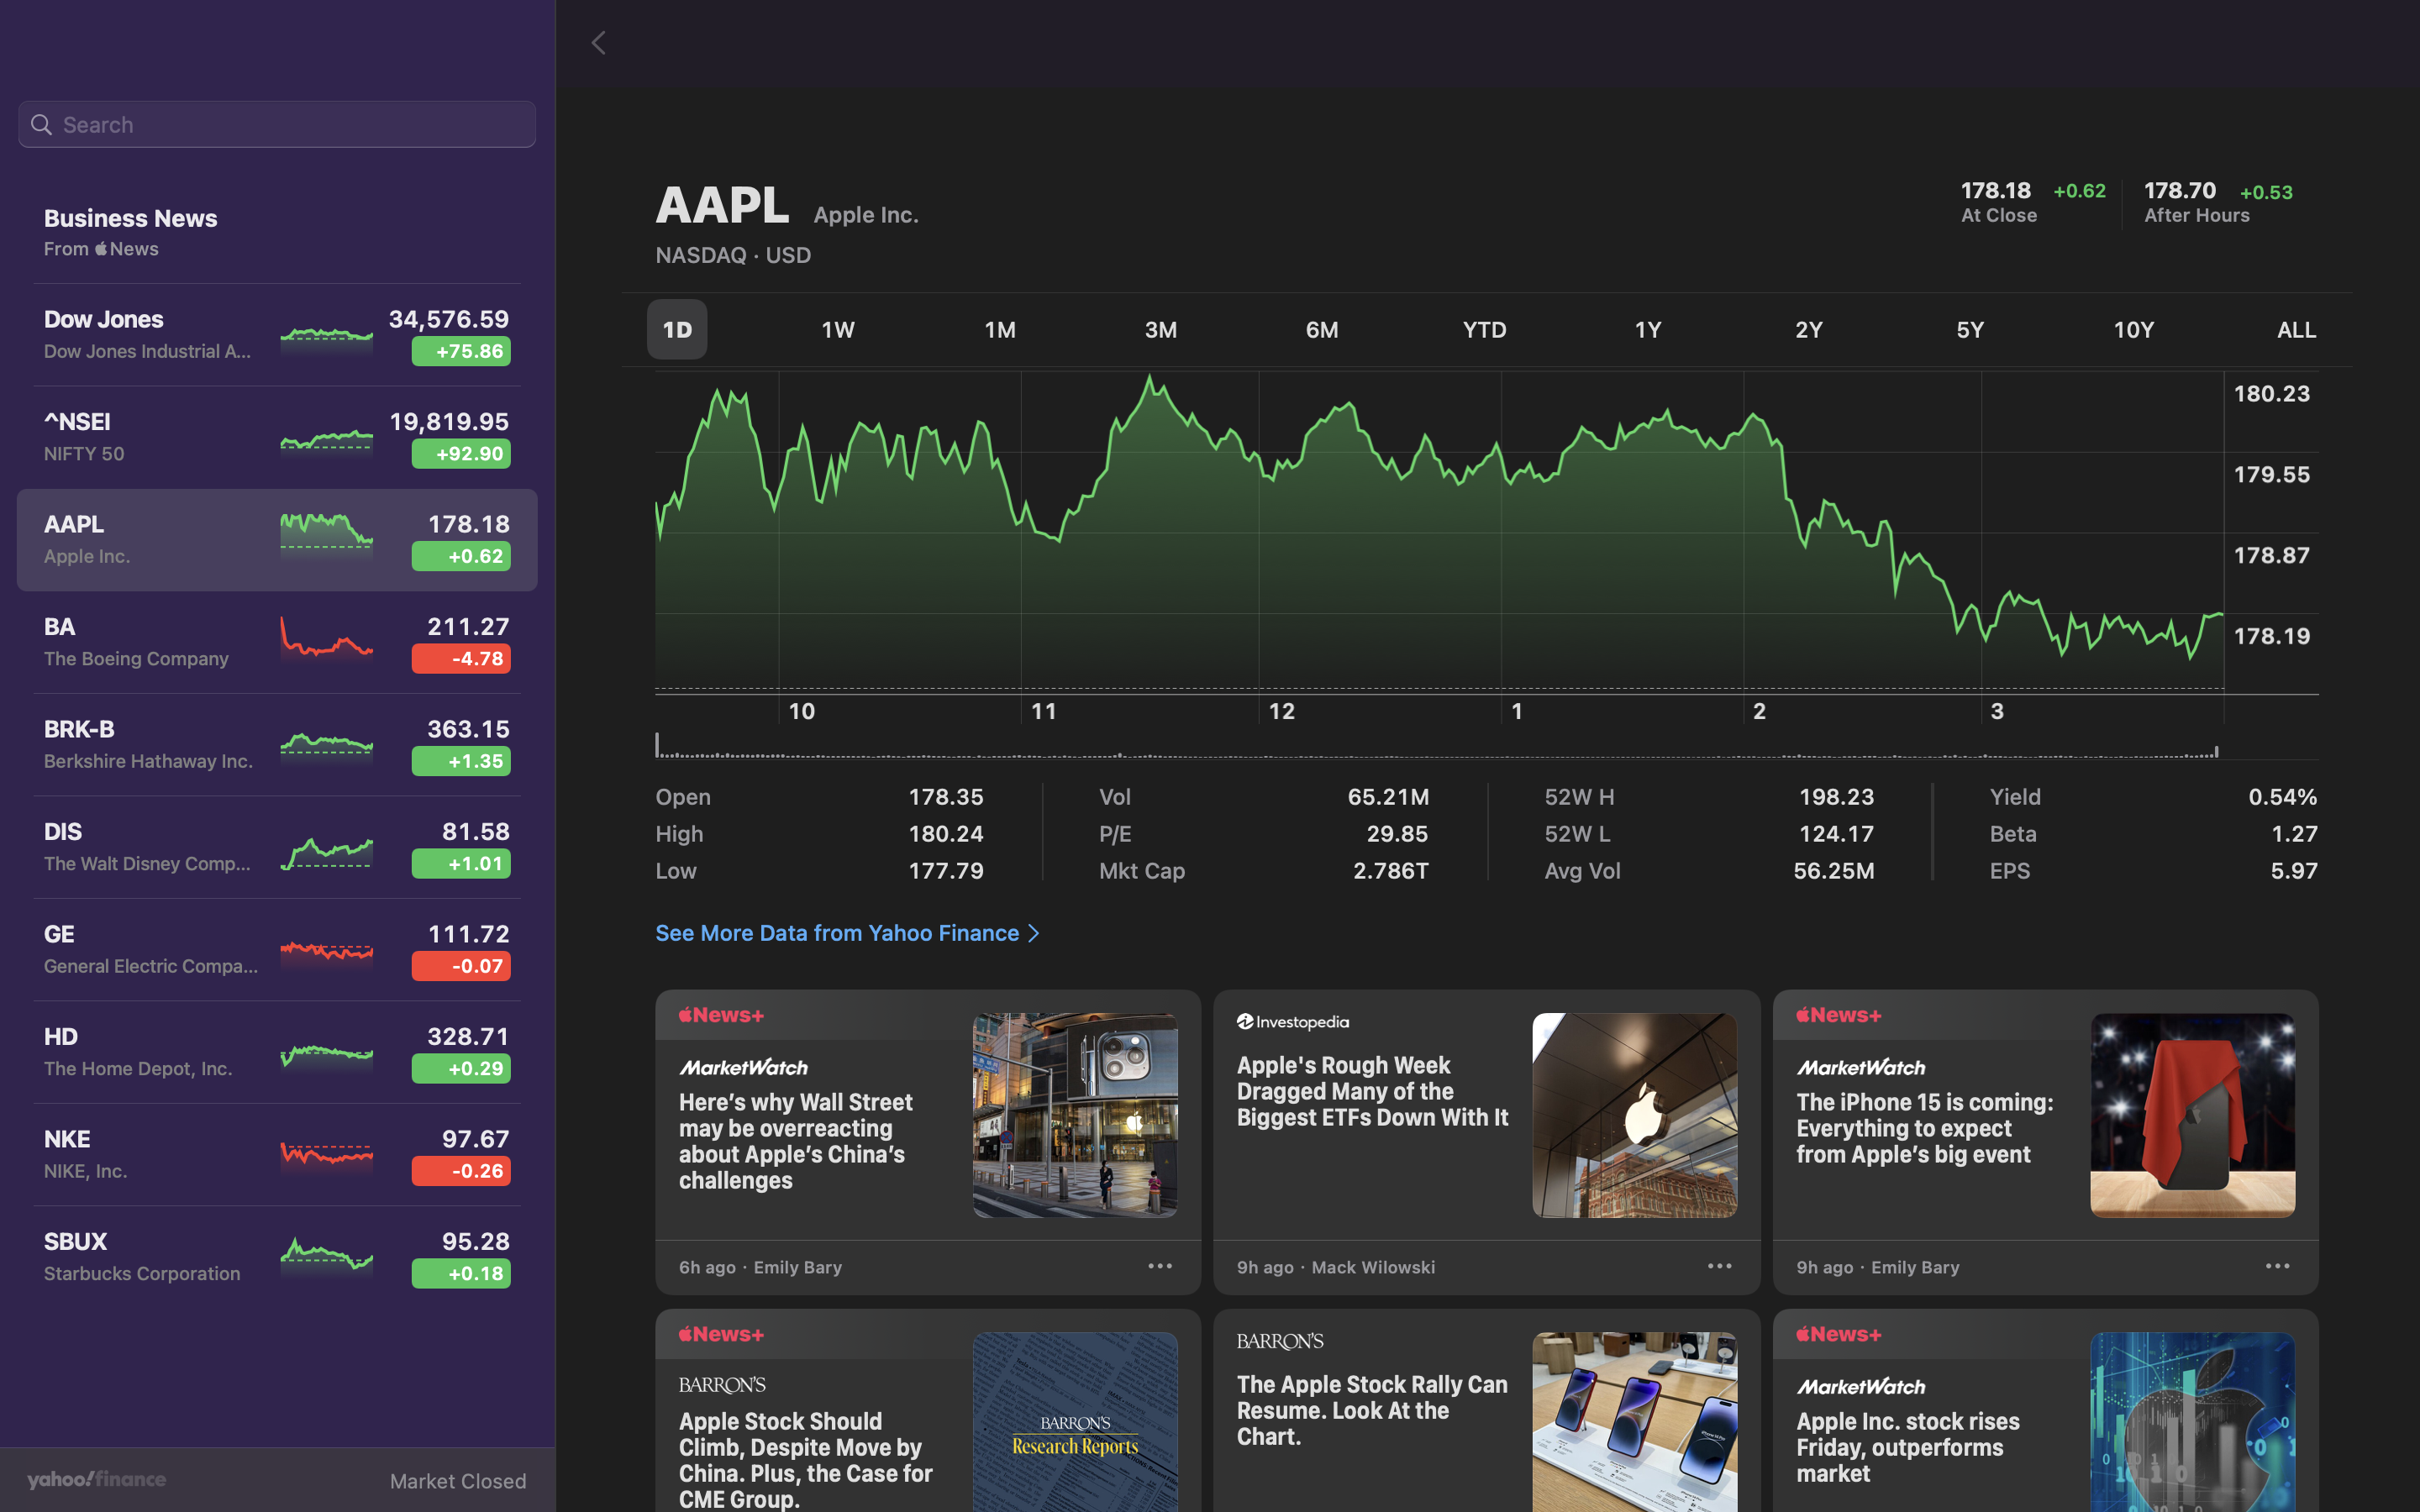 Image resolution: width=2420 pixels, height=1512 pixels. What do you see at coordinates (3709860, 1041012) in the screenshot?
I see `the 12pm data point and drag to 2pm on the graph` at bounding box center [3709860, 1041012].